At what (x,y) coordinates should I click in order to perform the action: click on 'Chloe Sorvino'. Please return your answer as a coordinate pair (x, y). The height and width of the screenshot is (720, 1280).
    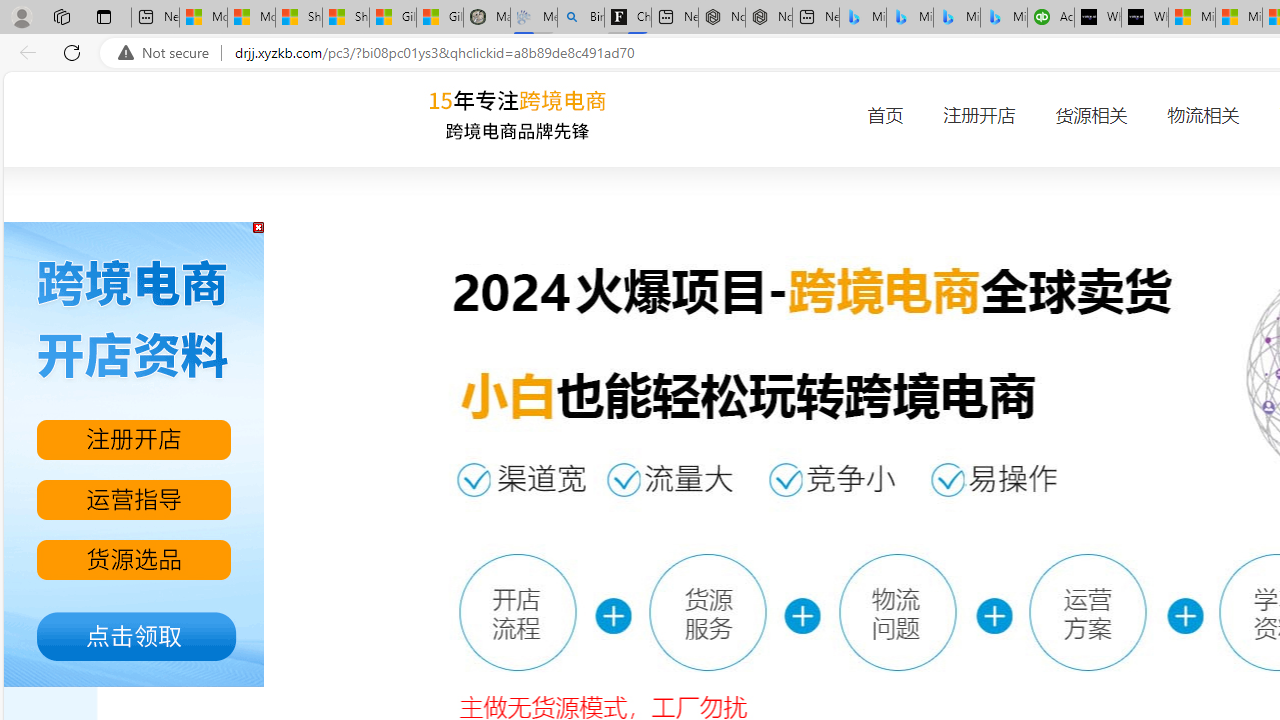
    Looking at the image, I should click on (627, 17).